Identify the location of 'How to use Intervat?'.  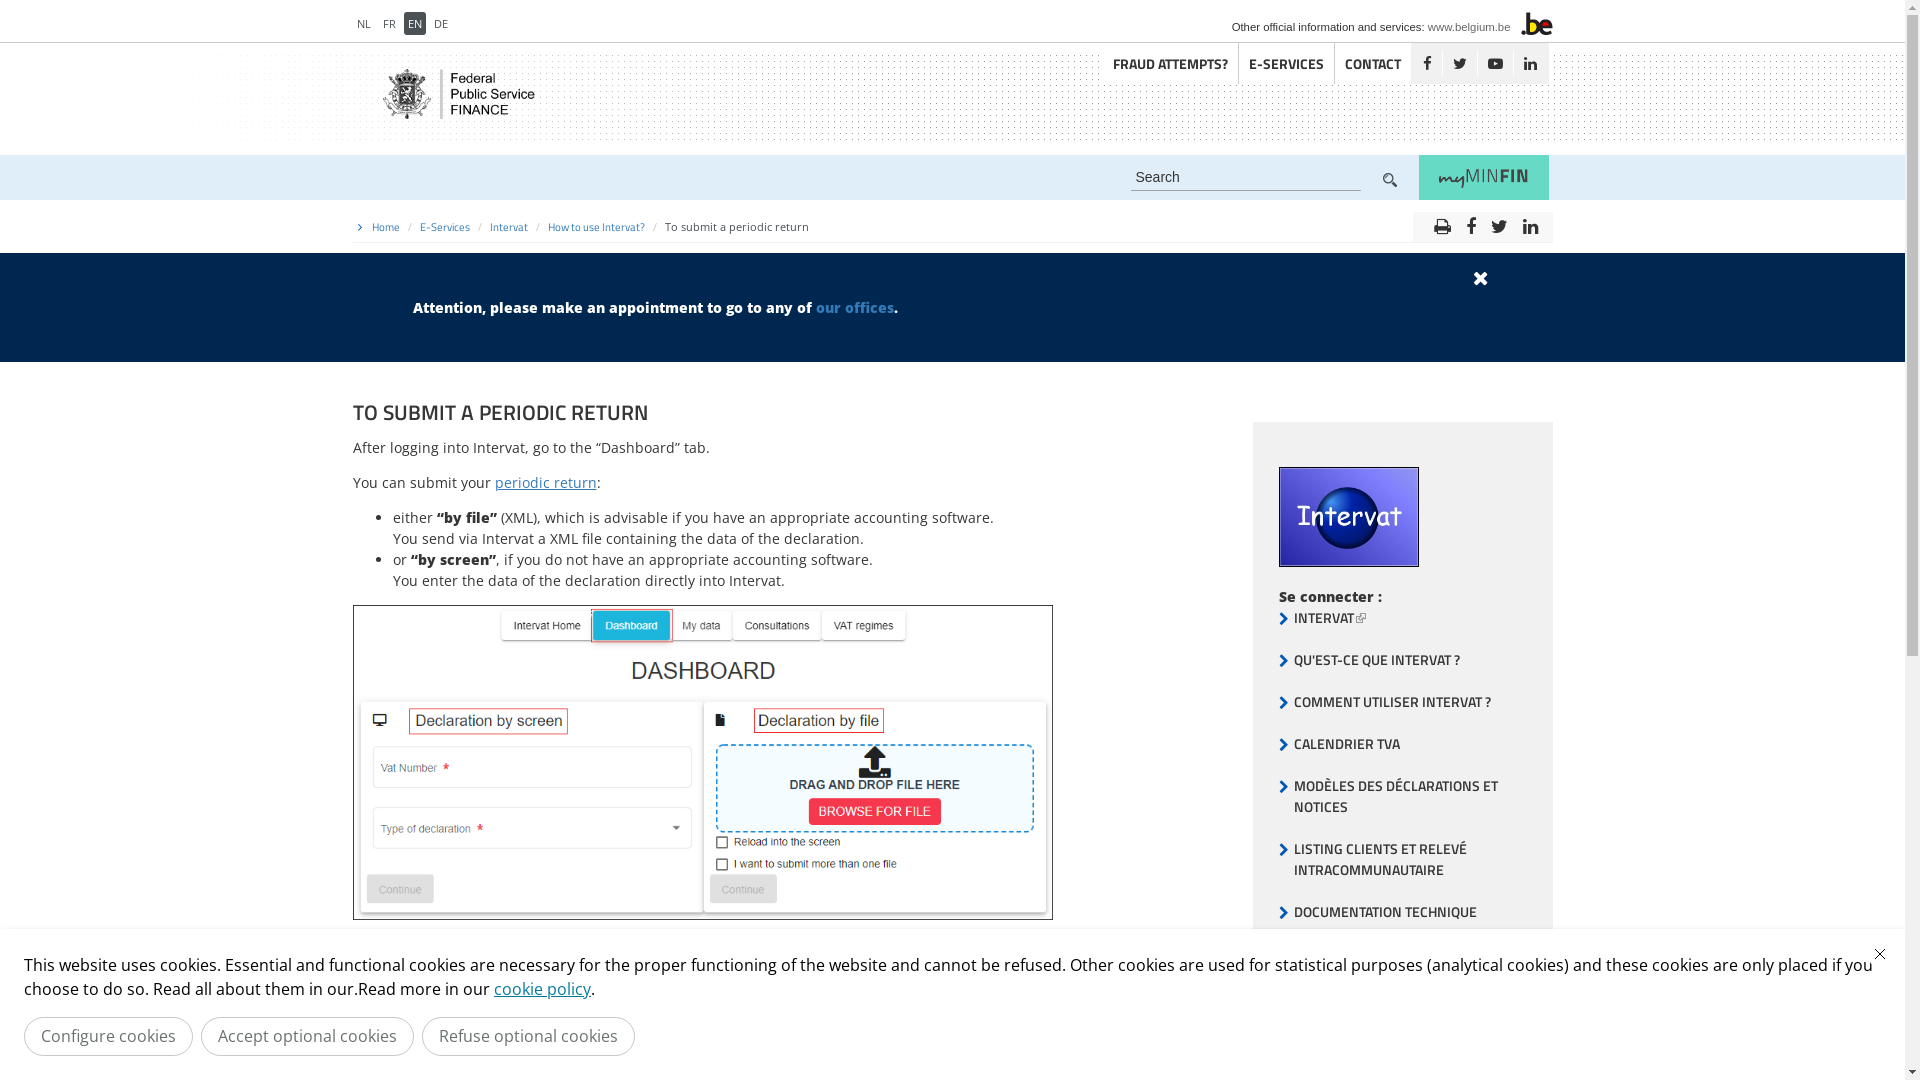
(595, 226).